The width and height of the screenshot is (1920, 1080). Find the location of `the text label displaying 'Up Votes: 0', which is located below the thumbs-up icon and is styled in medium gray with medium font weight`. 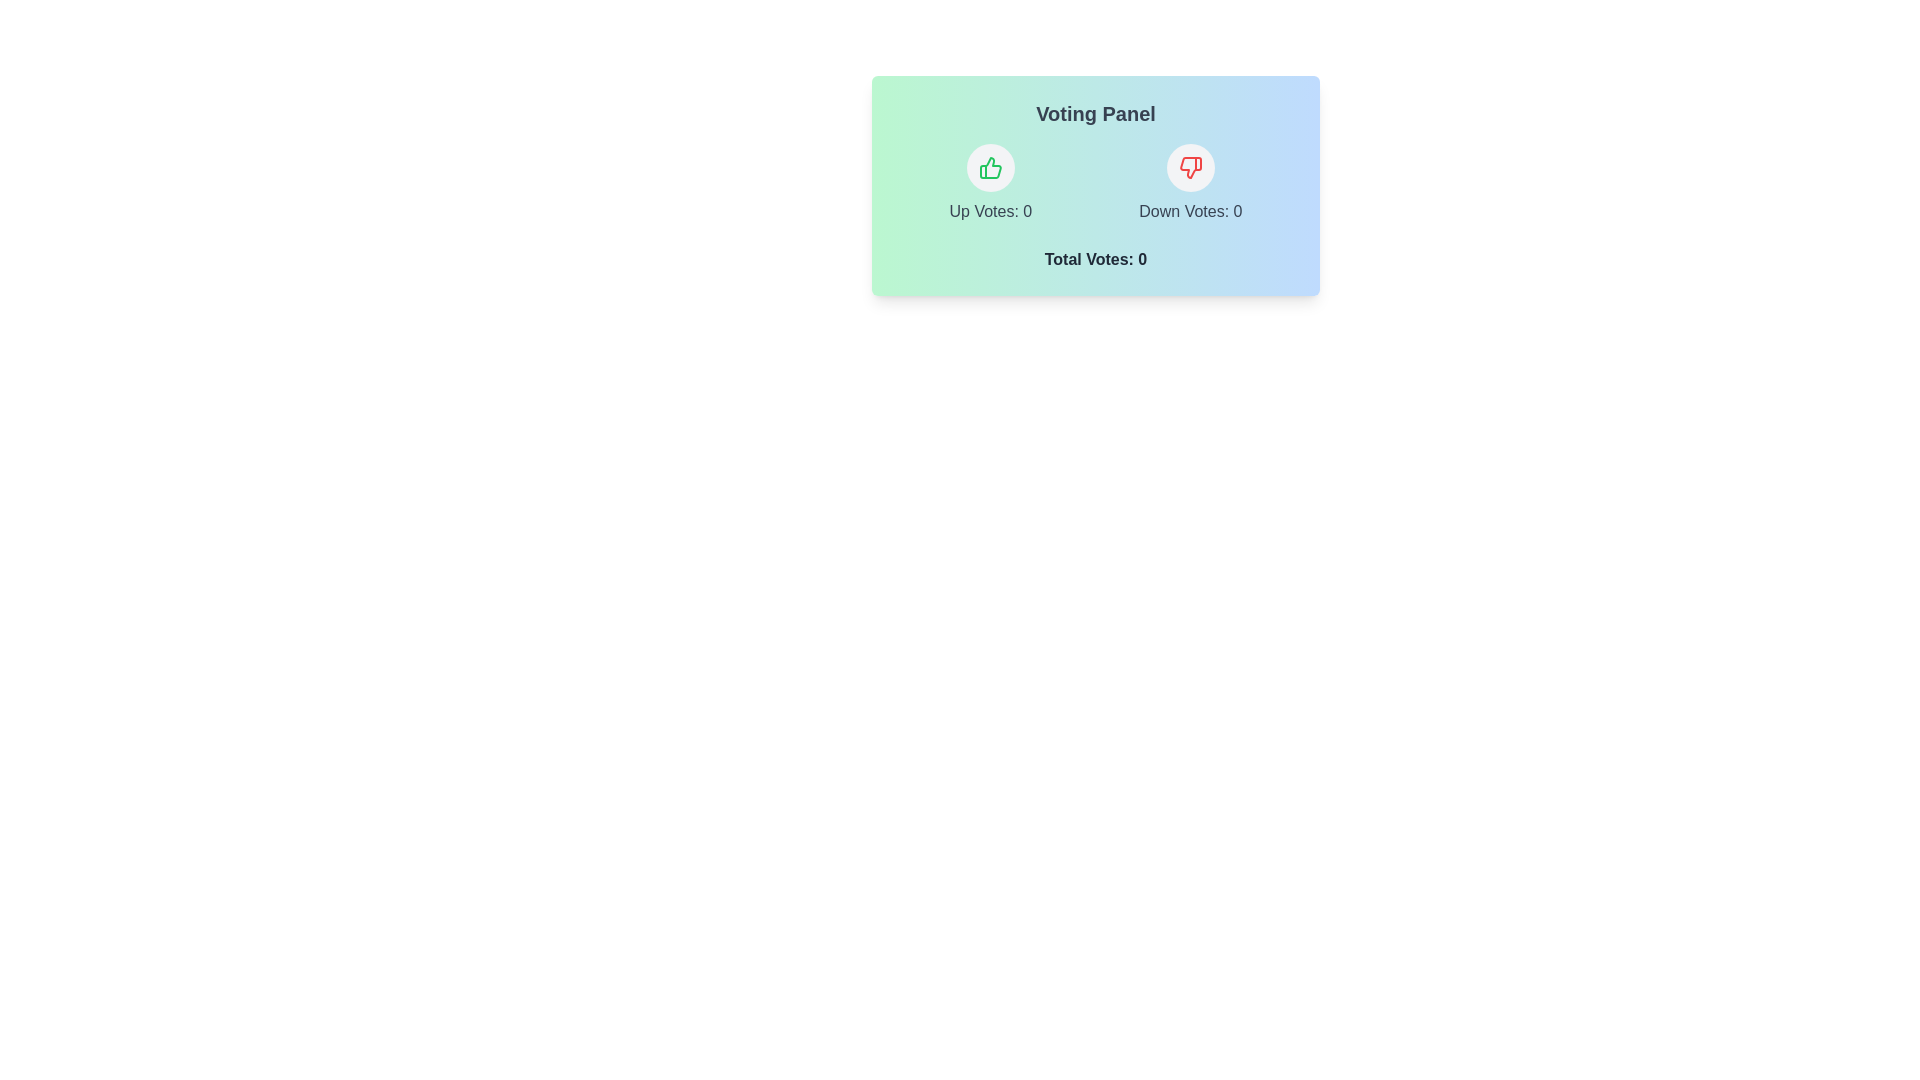

the text label displaying 'Up Votes: 0', which is located below the thumbs-up icon and is styled in medium gray with medium font weight is located at coordinates (990, 212).